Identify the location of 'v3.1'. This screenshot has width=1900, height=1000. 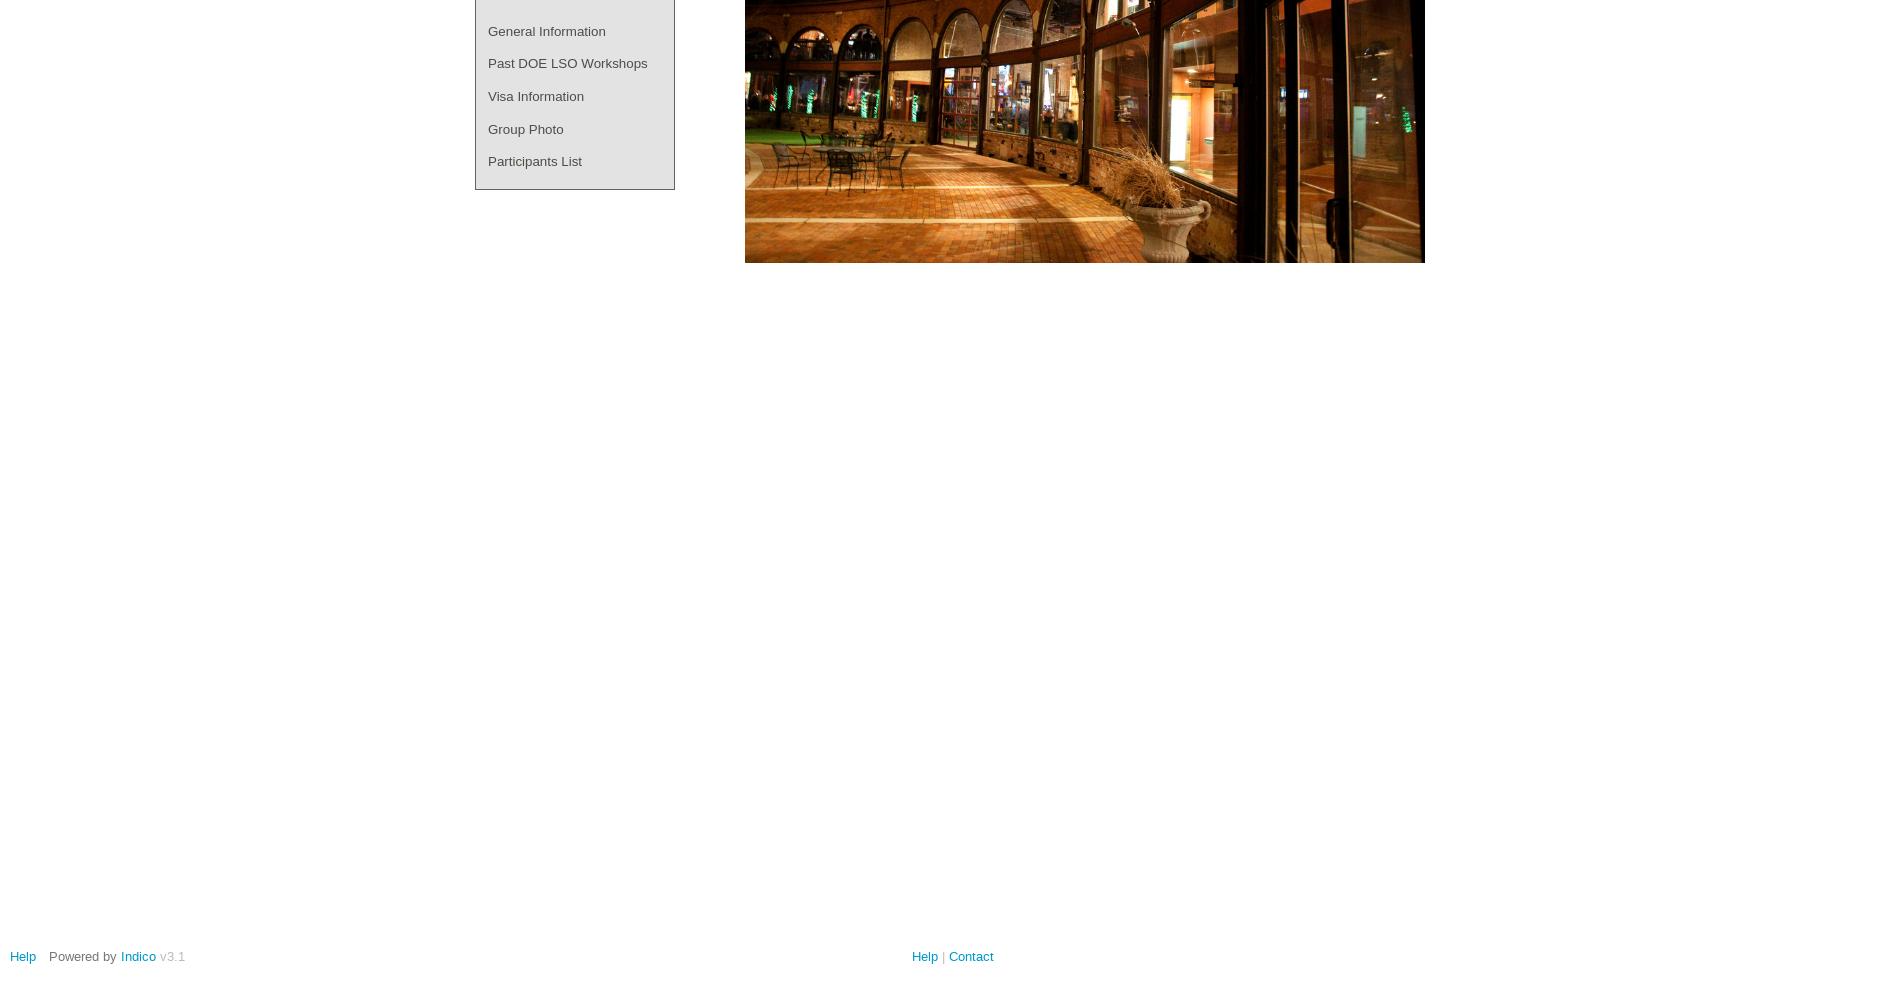
(172, 955).